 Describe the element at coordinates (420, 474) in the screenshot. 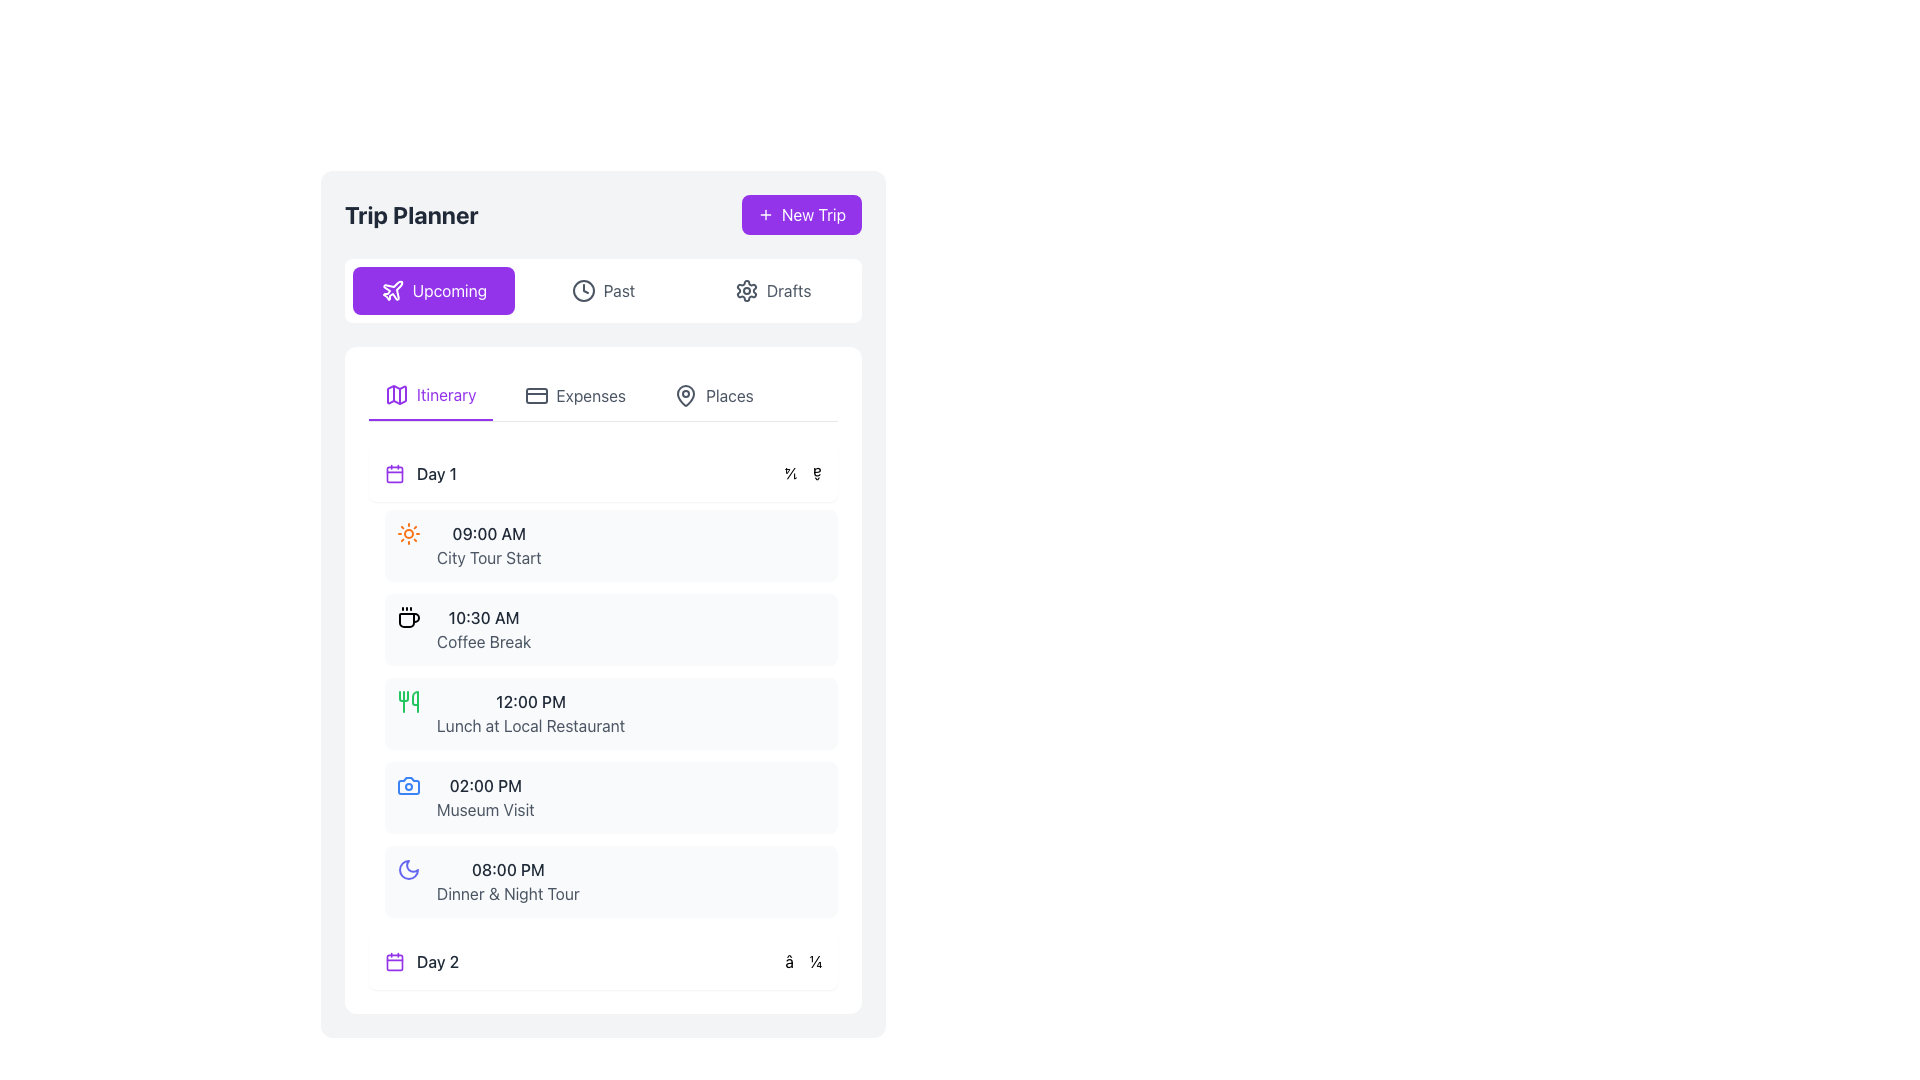

I see `the text label displaying 'Day 1', which is positioned to the right of a purple calendar icon within the planning interface` at that location.